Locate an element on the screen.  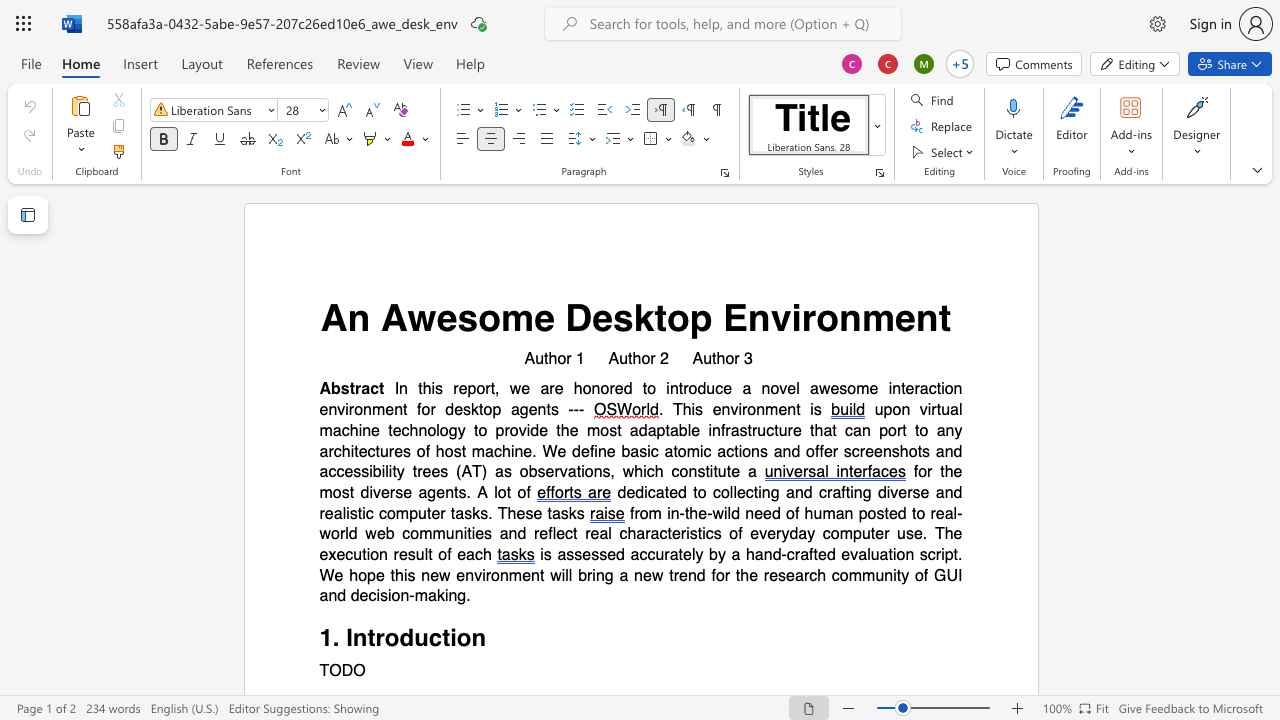
the 1th character "c" in the text is located at coordinates (643, 555).